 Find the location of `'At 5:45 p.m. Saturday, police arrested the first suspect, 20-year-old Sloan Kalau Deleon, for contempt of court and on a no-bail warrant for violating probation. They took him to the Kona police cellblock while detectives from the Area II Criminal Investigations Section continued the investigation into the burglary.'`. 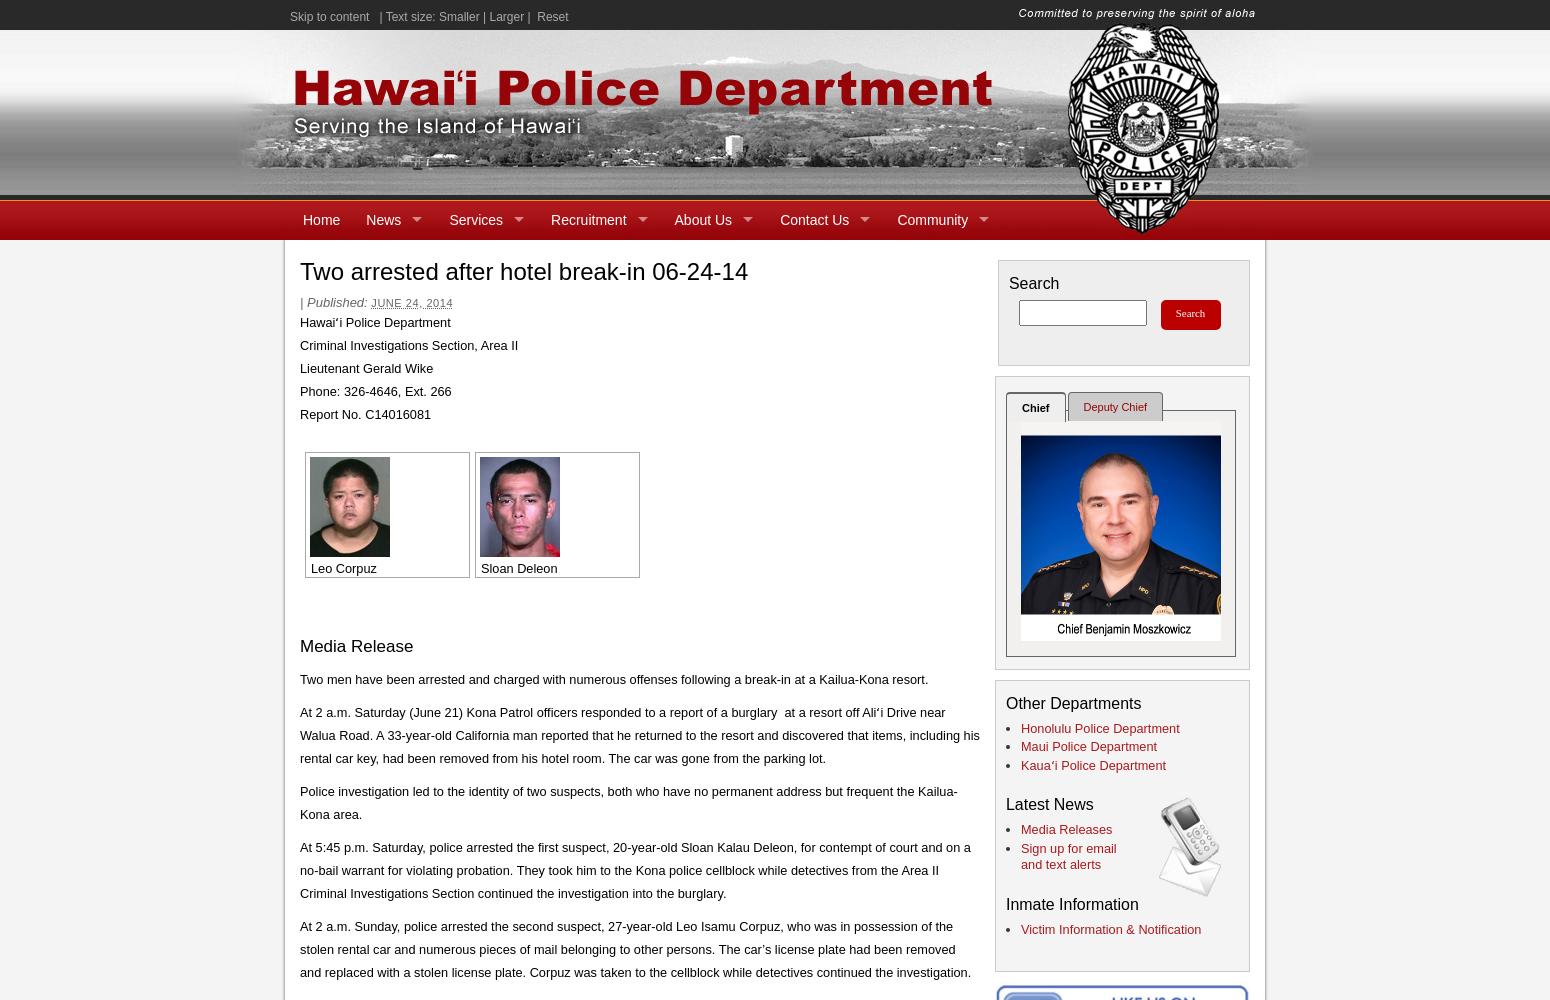

'At 5:45 p.m. Saturday, police arrested the first suspect, 20-year-old Sloan Kalau Deleon, for contempt of court and on a no-bail warrant for violating probation. They took him to the Kona police cellblock while detectives from the Area II Criminal Investigations Section continued the investigation into the burglary.' is located at coordinates (634, 868).